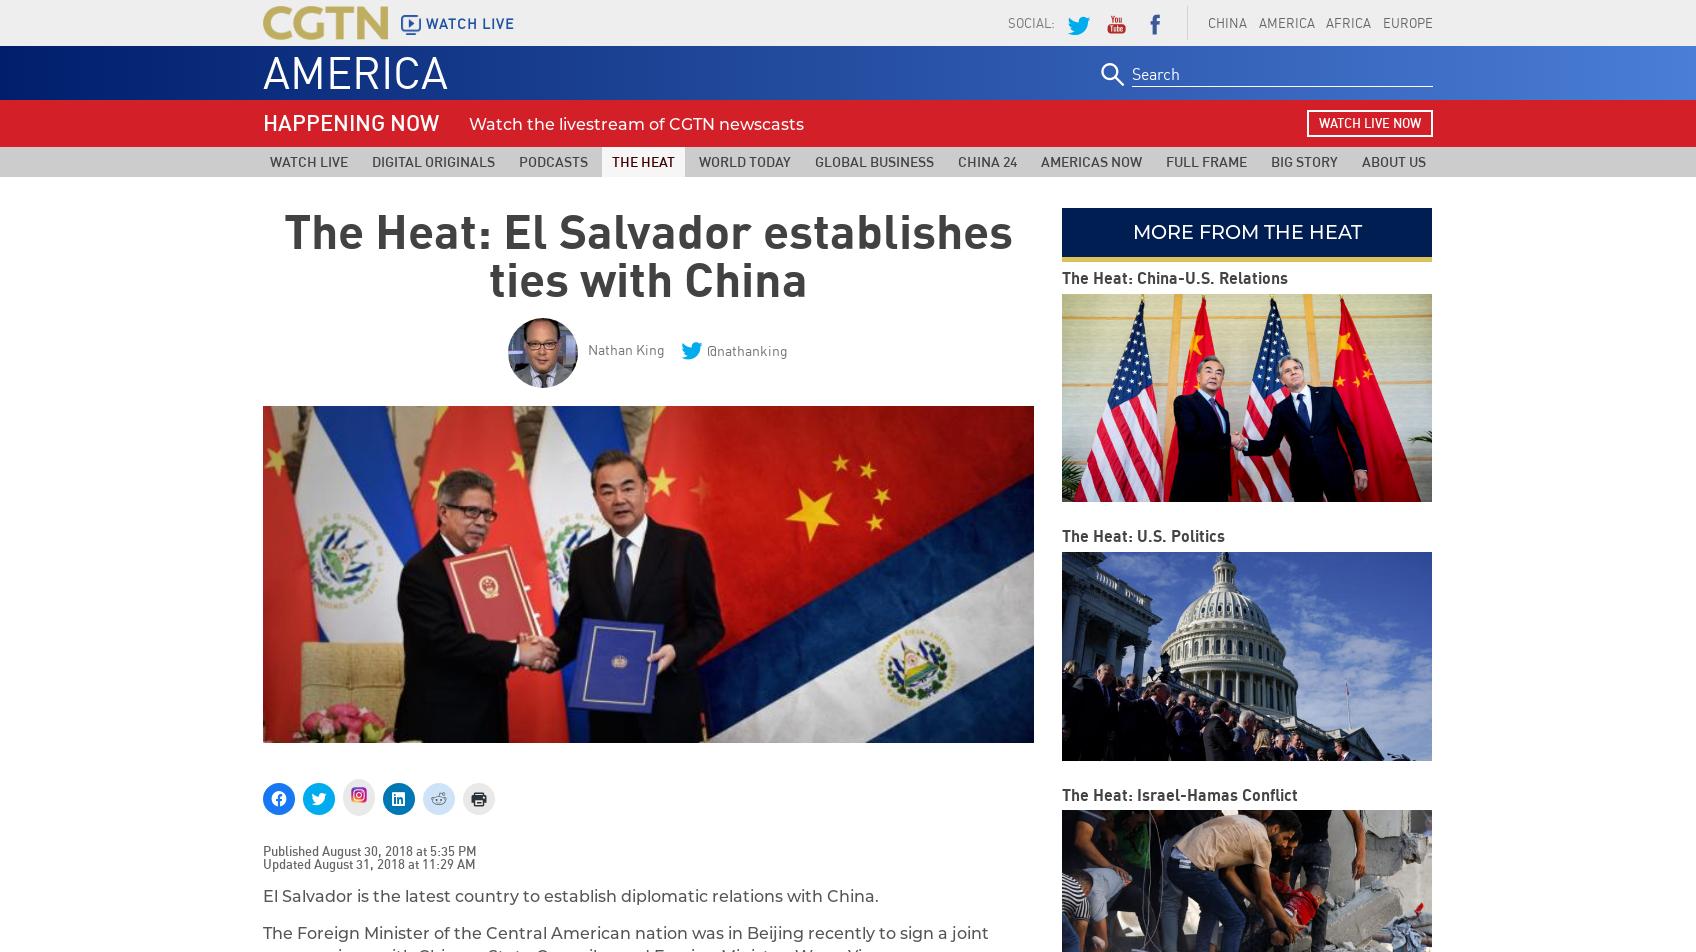 The image size is (1696, 952). I want to click on 'World Today', so click(697, 161).